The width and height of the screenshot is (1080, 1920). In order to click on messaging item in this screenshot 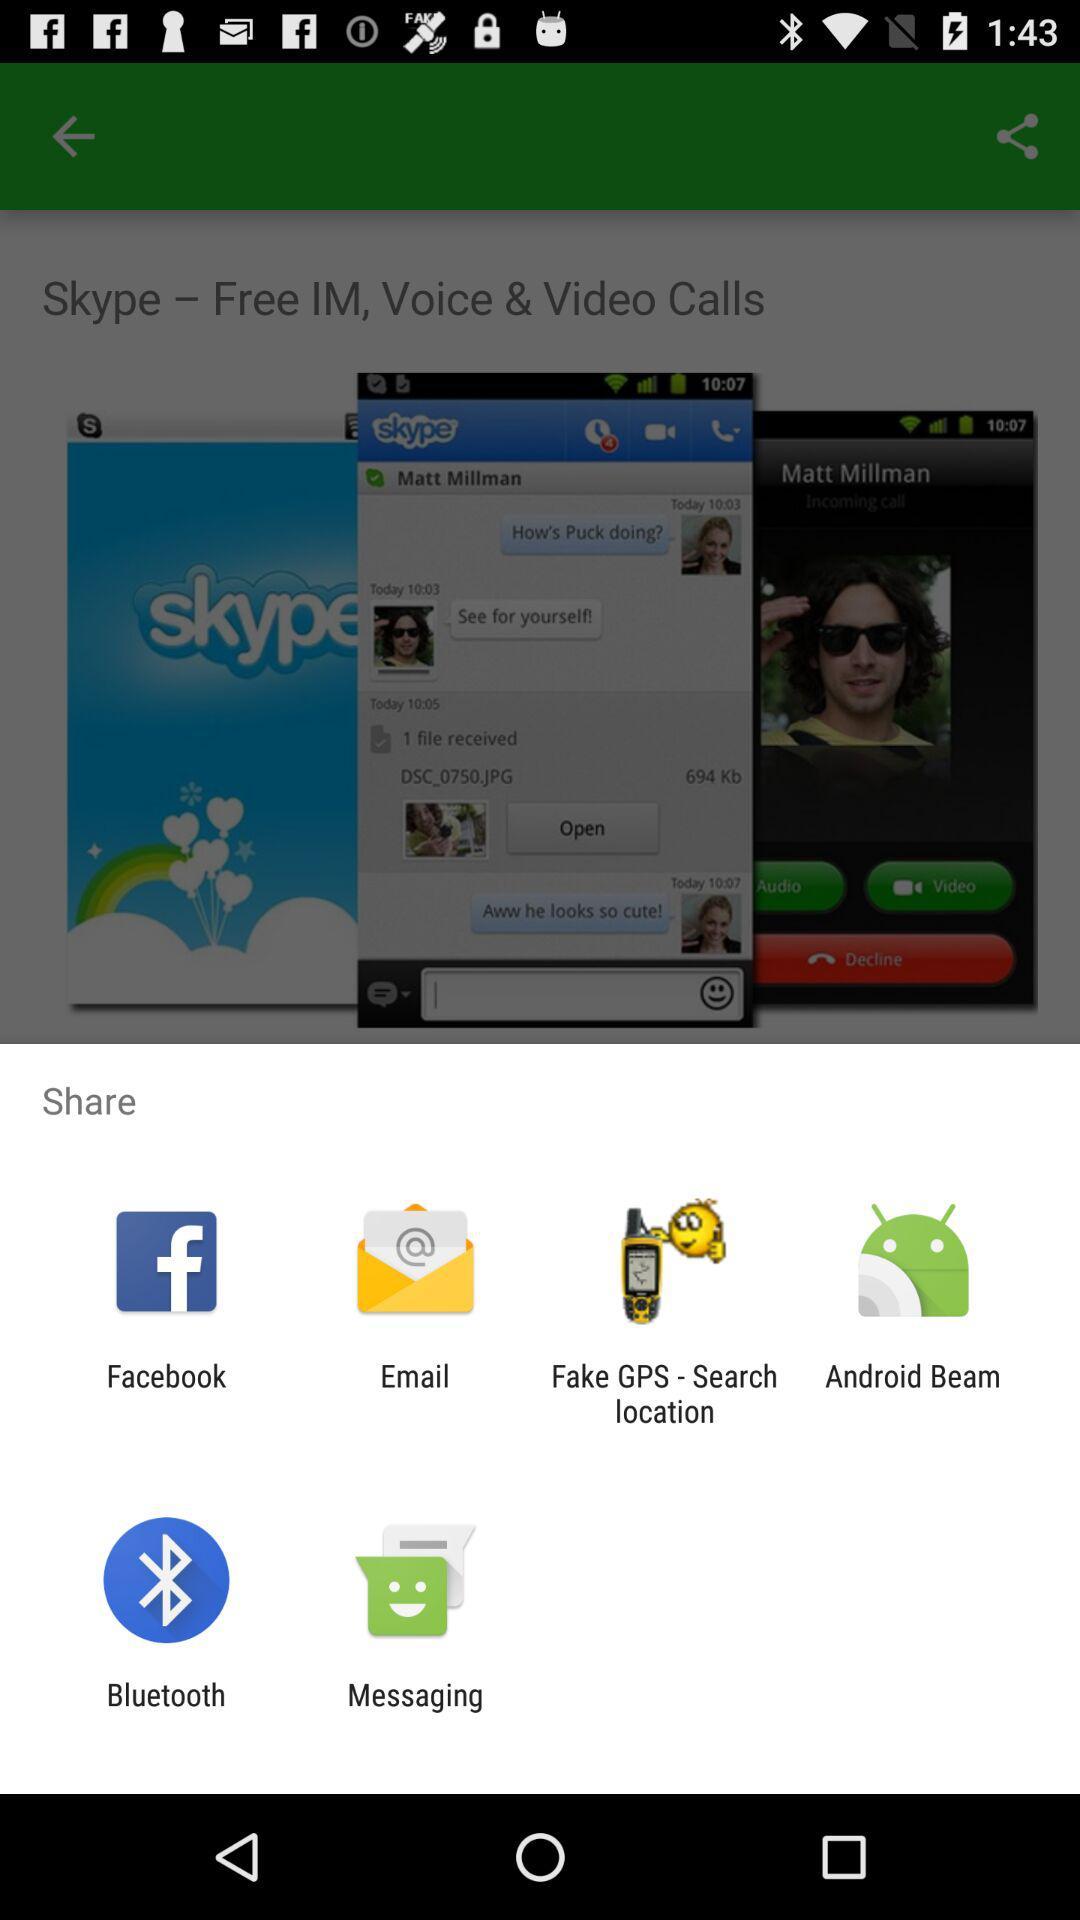, I will do `click(414, 1711)`.